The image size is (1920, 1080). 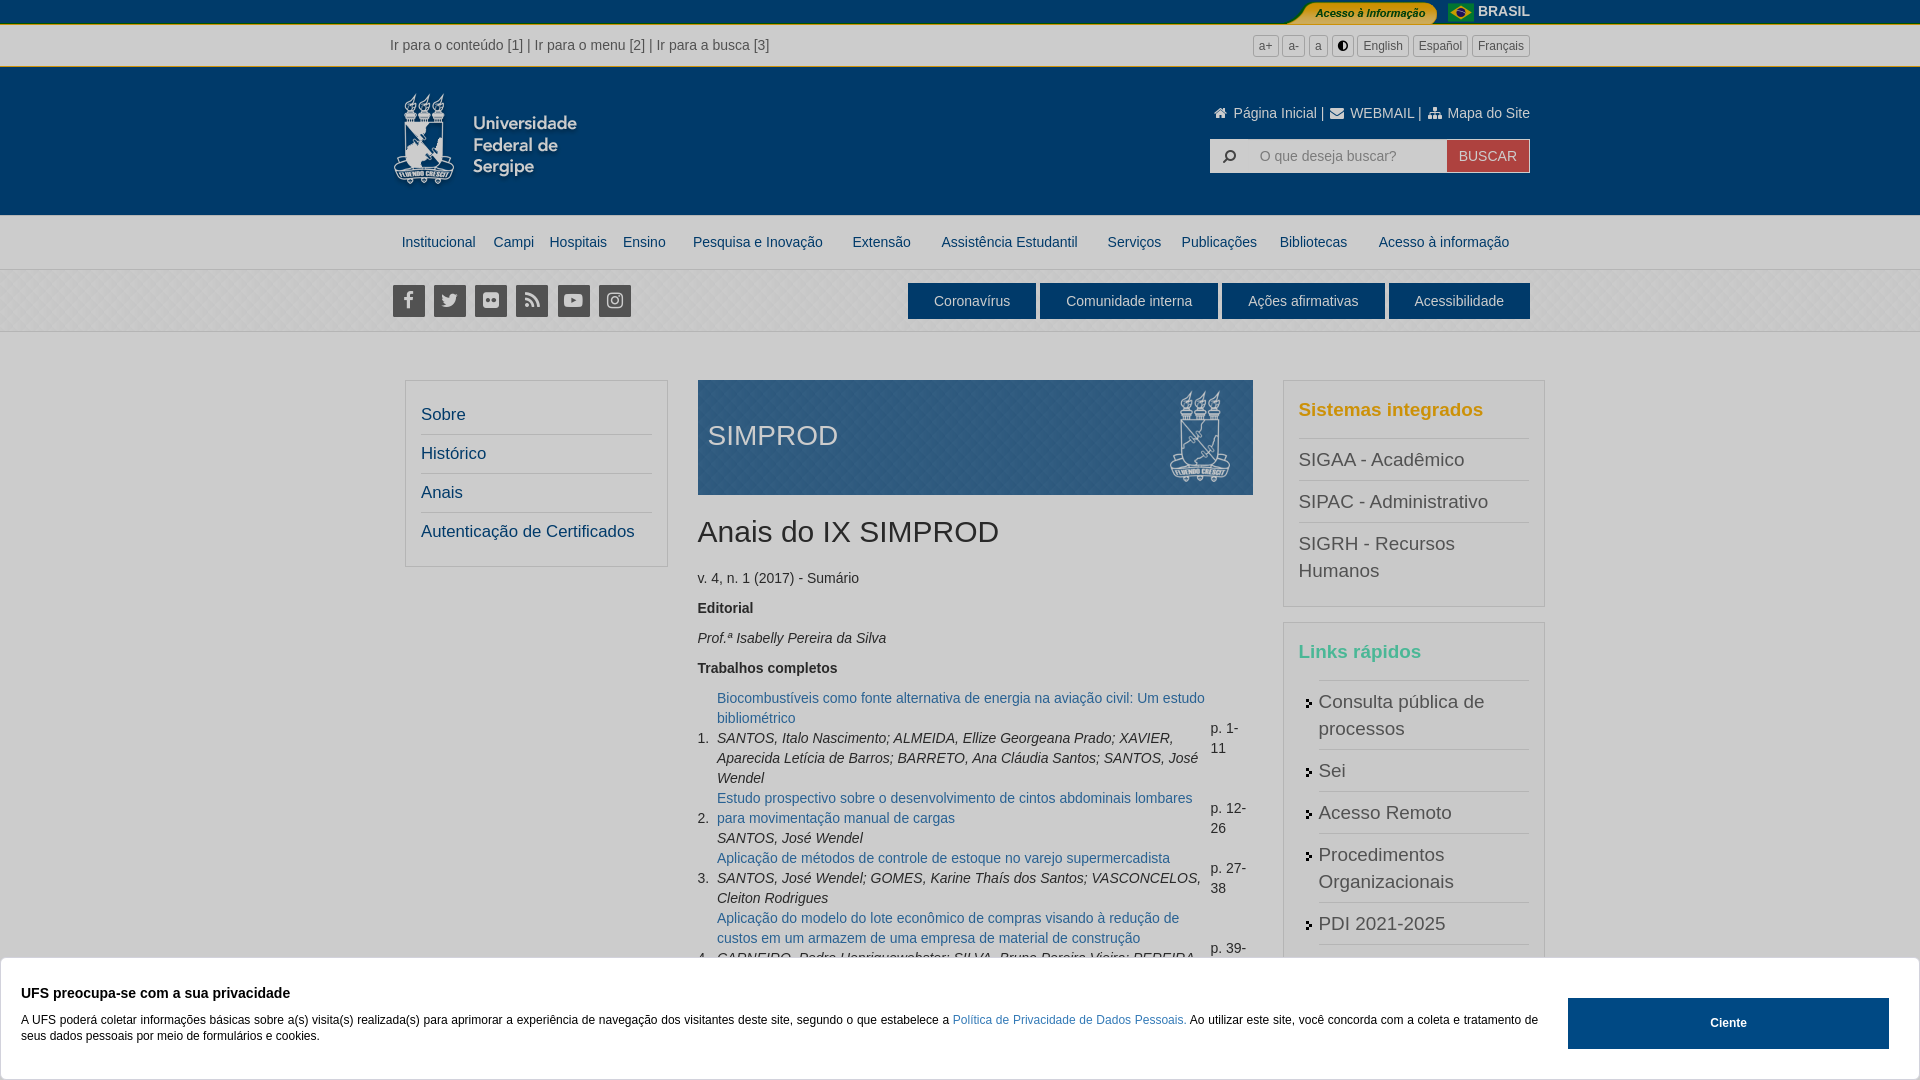 What do you see at coordinates (448, 300) in the screenshot?
I see `'Twitter'` at bounding box center [448, 300].